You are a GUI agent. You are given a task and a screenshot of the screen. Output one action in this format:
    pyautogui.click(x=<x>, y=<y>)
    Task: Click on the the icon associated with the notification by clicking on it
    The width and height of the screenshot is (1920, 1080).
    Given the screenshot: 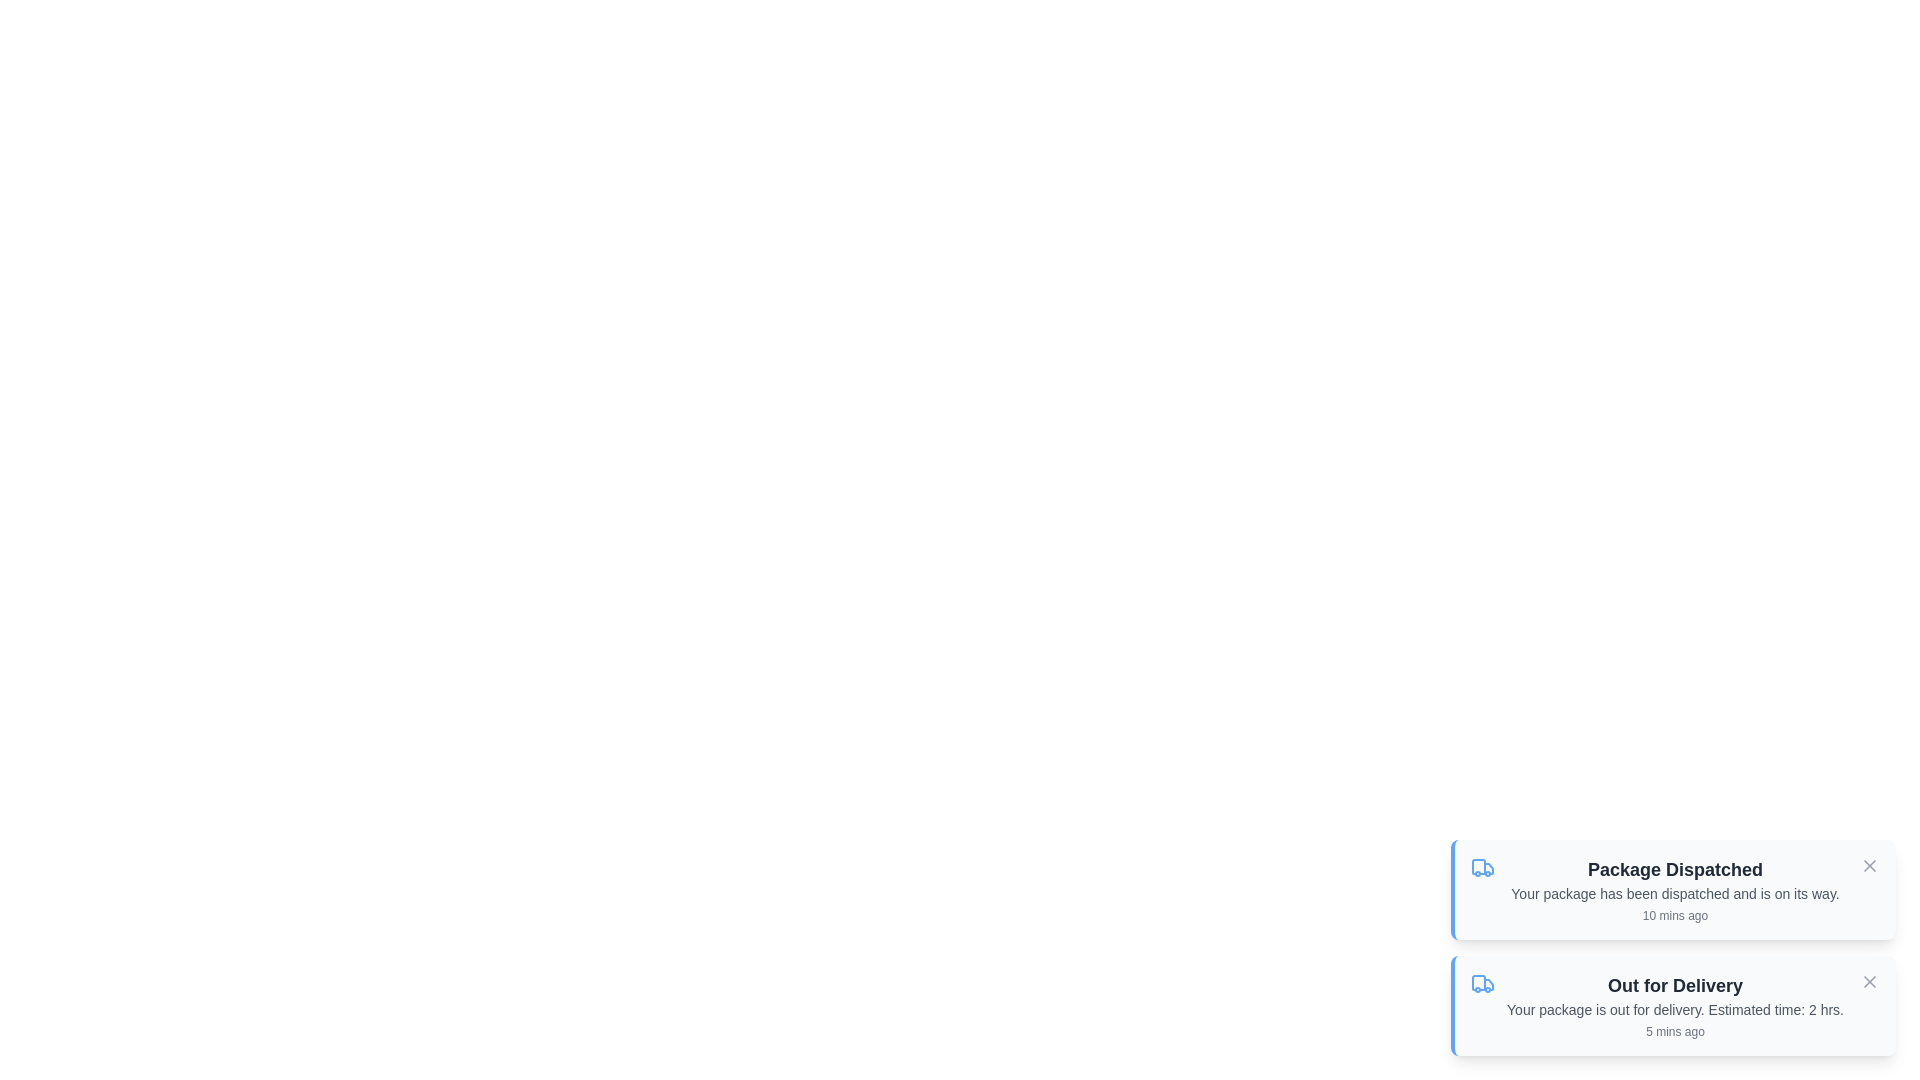 What is the action you would take?
    pyautogui.click(x=1483, y=866)
    